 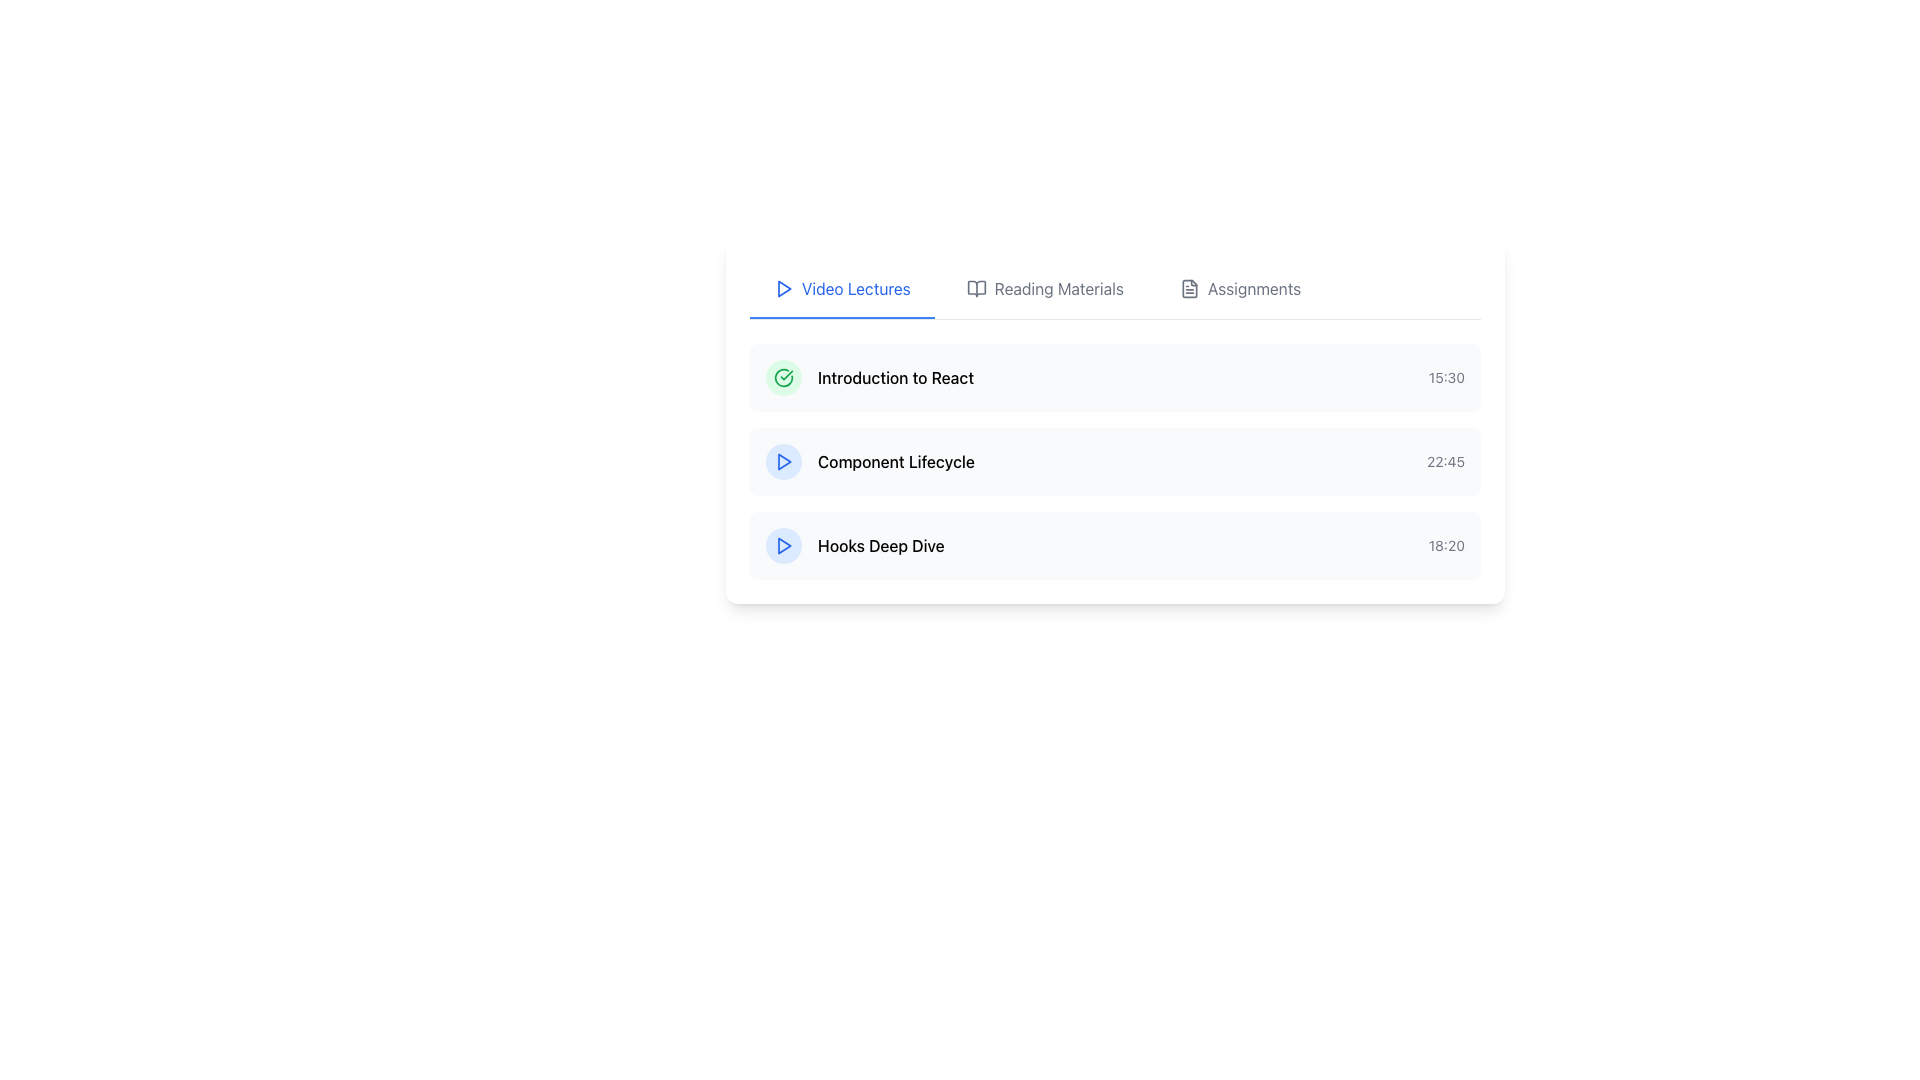 What do you see at coordinates (782, 378) in the screenshot?
I see `the green circular icon with a white checkmark, which indicates a completed action, located at the start of the first item under 'Video Lectures' before 'Introduction to React.'` at bounding box center [782, 378].